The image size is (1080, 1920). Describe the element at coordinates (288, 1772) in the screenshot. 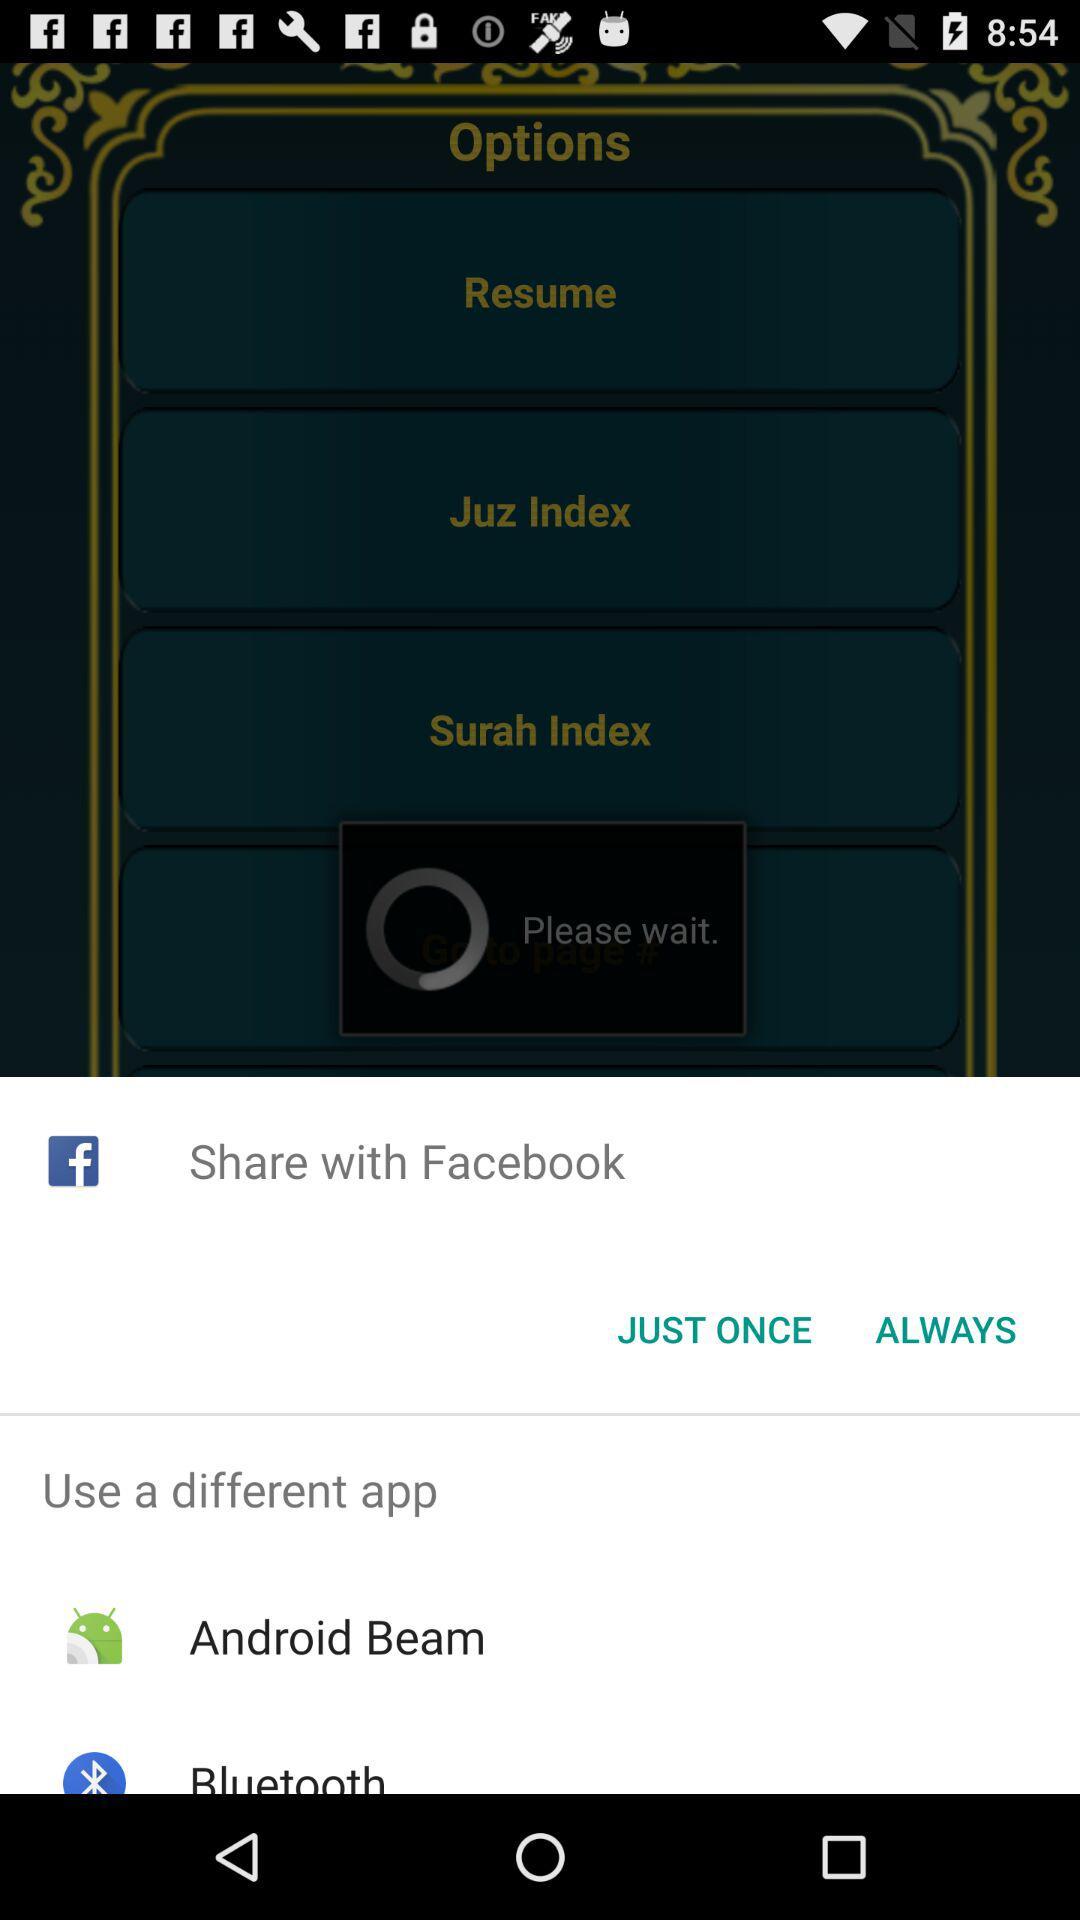

I see `bluetooth` at that location.